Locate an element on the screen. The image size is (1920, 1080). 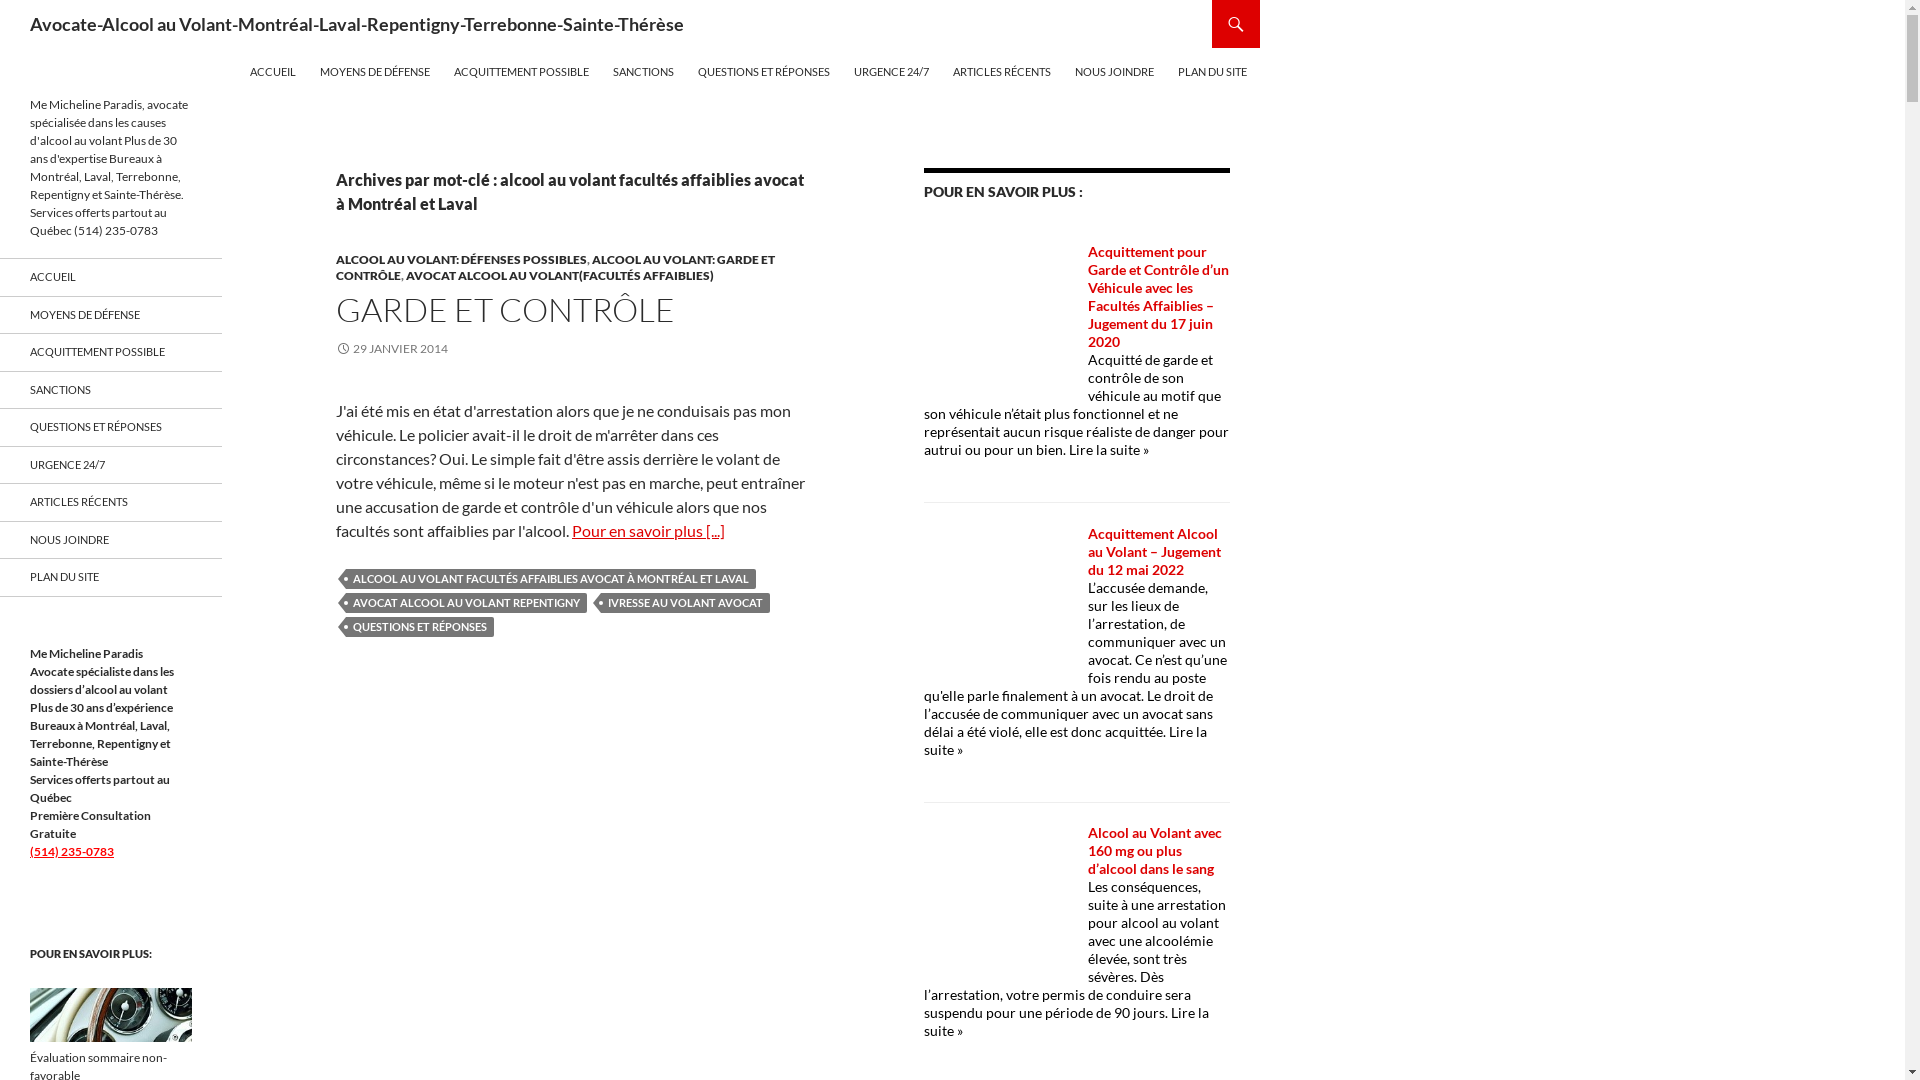
'NOUS JOINDRE' is located at coordinates (1113, 71).